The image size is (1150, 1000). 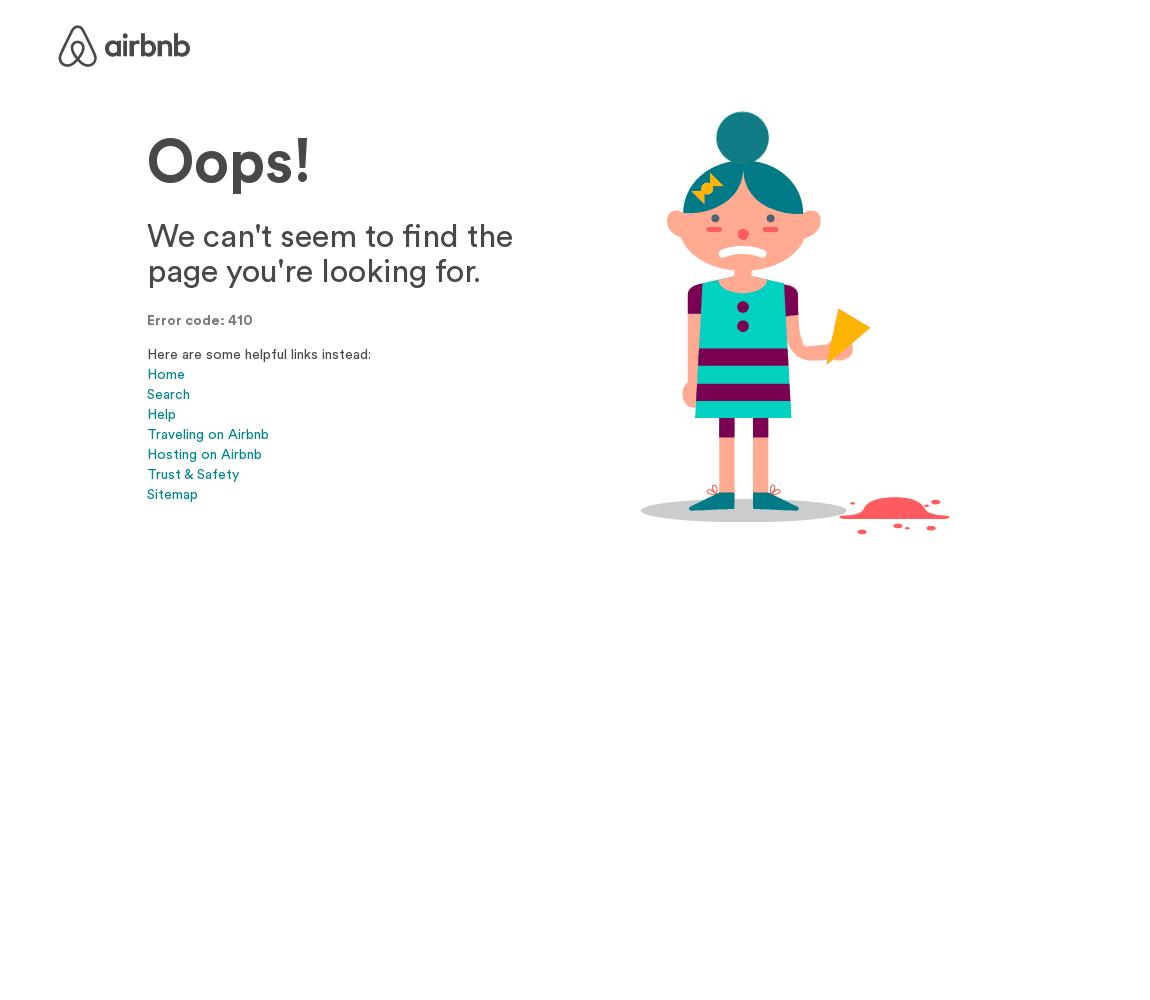 What do you see at coordinates (191, 472) in the screenshot?
I see `'Trust & Safety'` at bounding box center [191, 472].